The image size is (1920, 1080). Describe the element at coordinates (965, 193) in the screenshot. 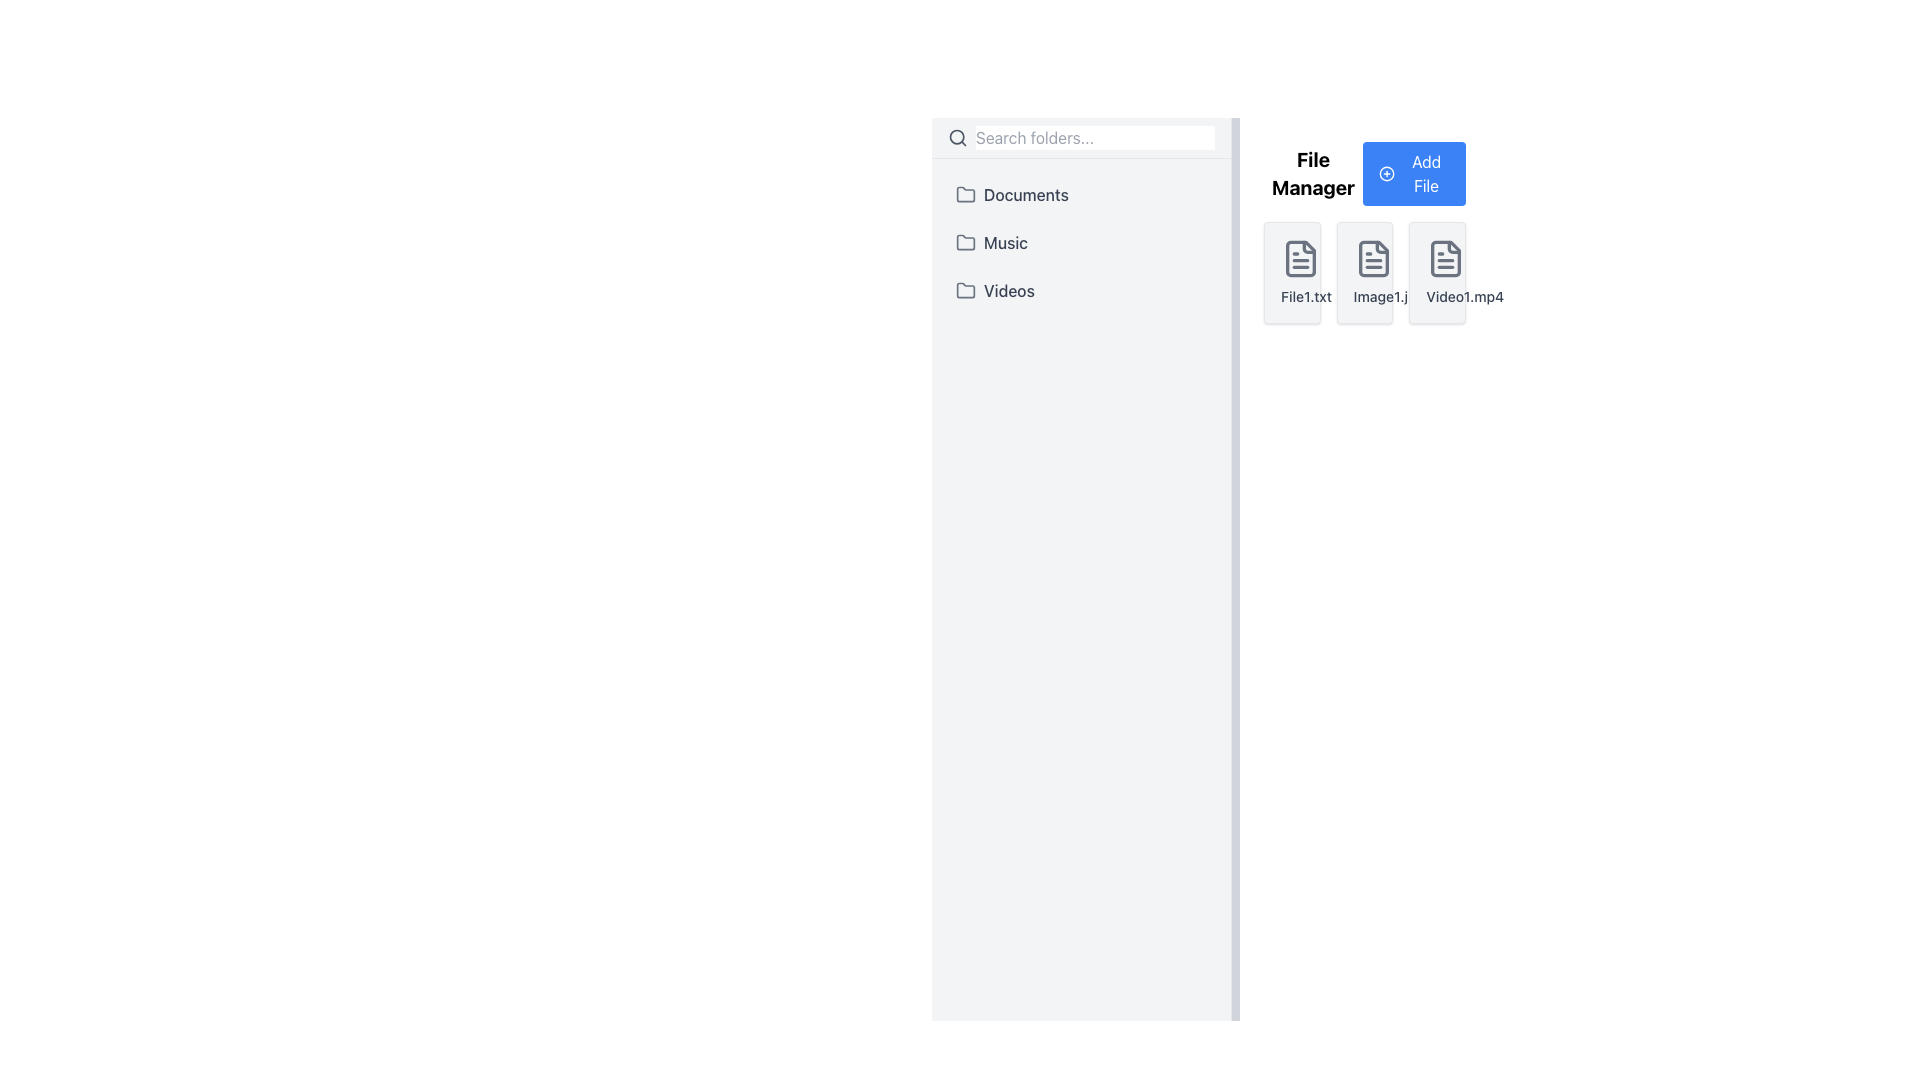

I see `the folder icon located in the vertical list of folder items on the left panel, before the text labeled 'Documents'` at that location.